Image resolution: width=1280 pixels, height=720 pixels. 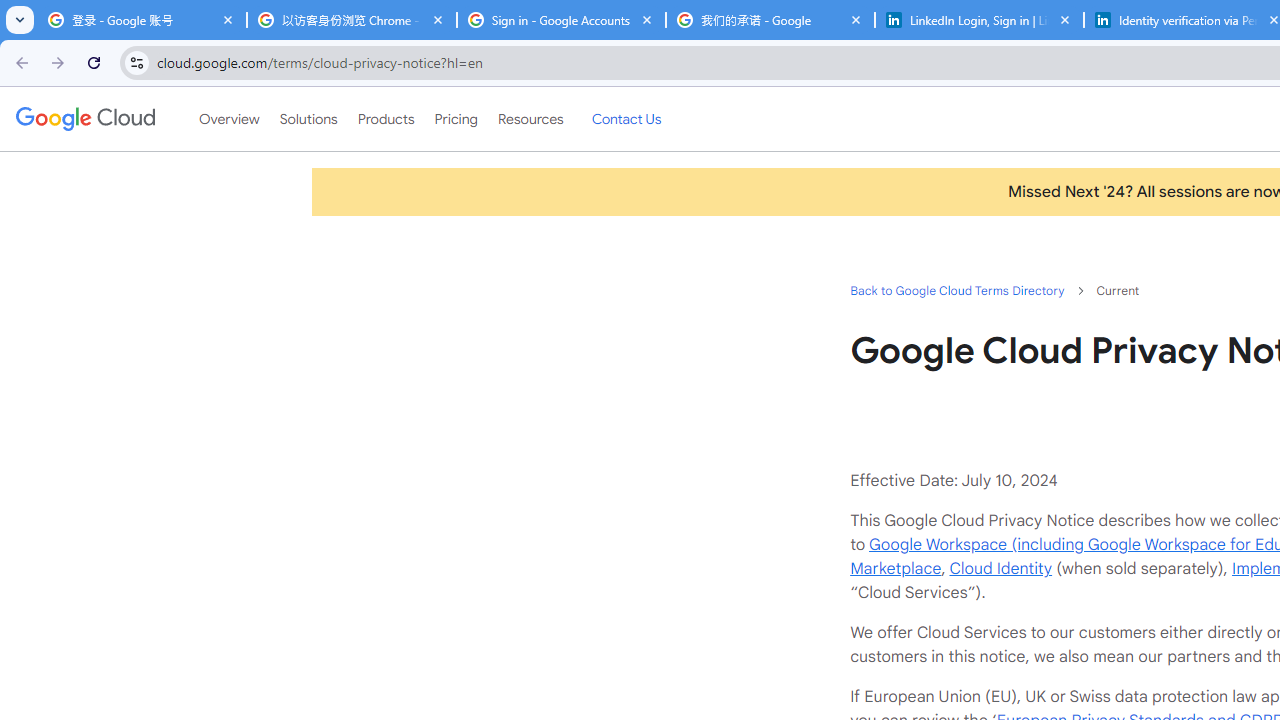 I want to click on 'Contact Us', so click(x=625, y=119).